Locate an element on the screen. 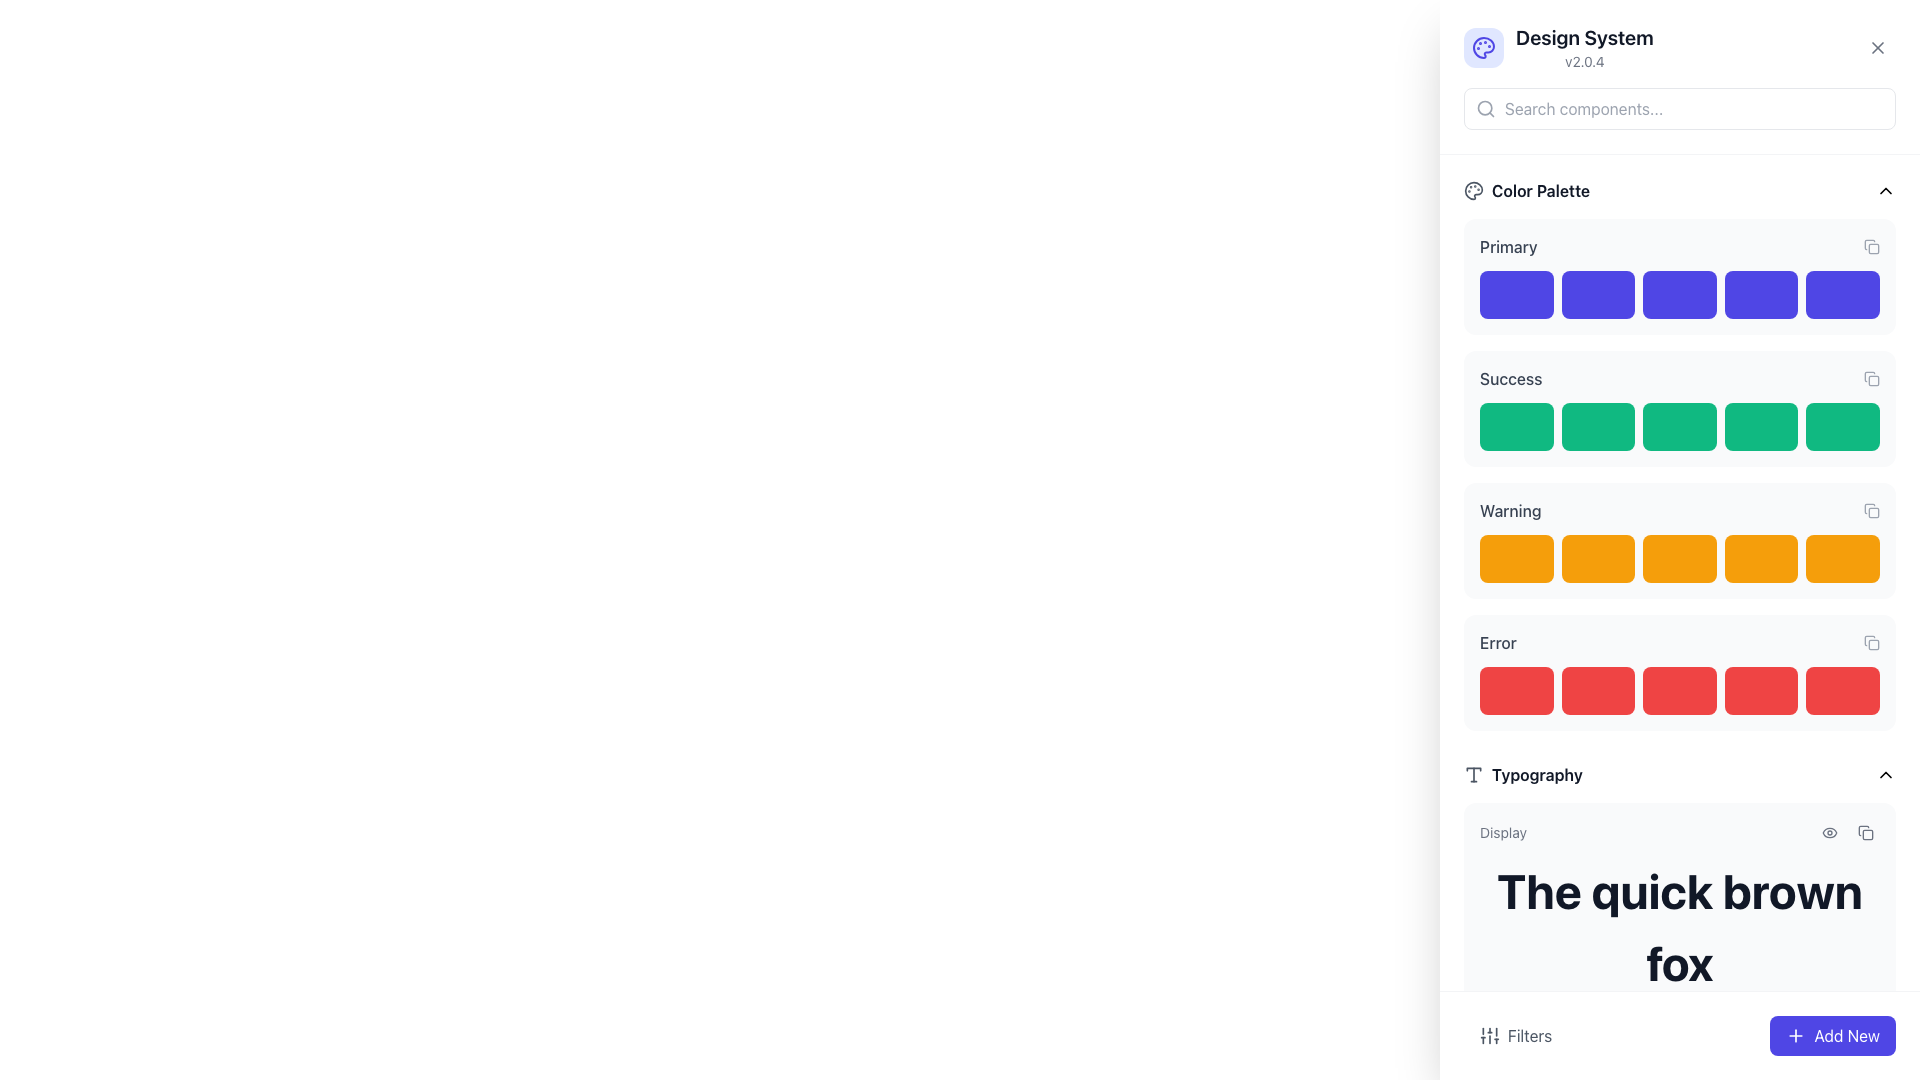  the vivid red rectangular button with rounded corners located under the 'Error' label is located at coordinates (1680, 672).